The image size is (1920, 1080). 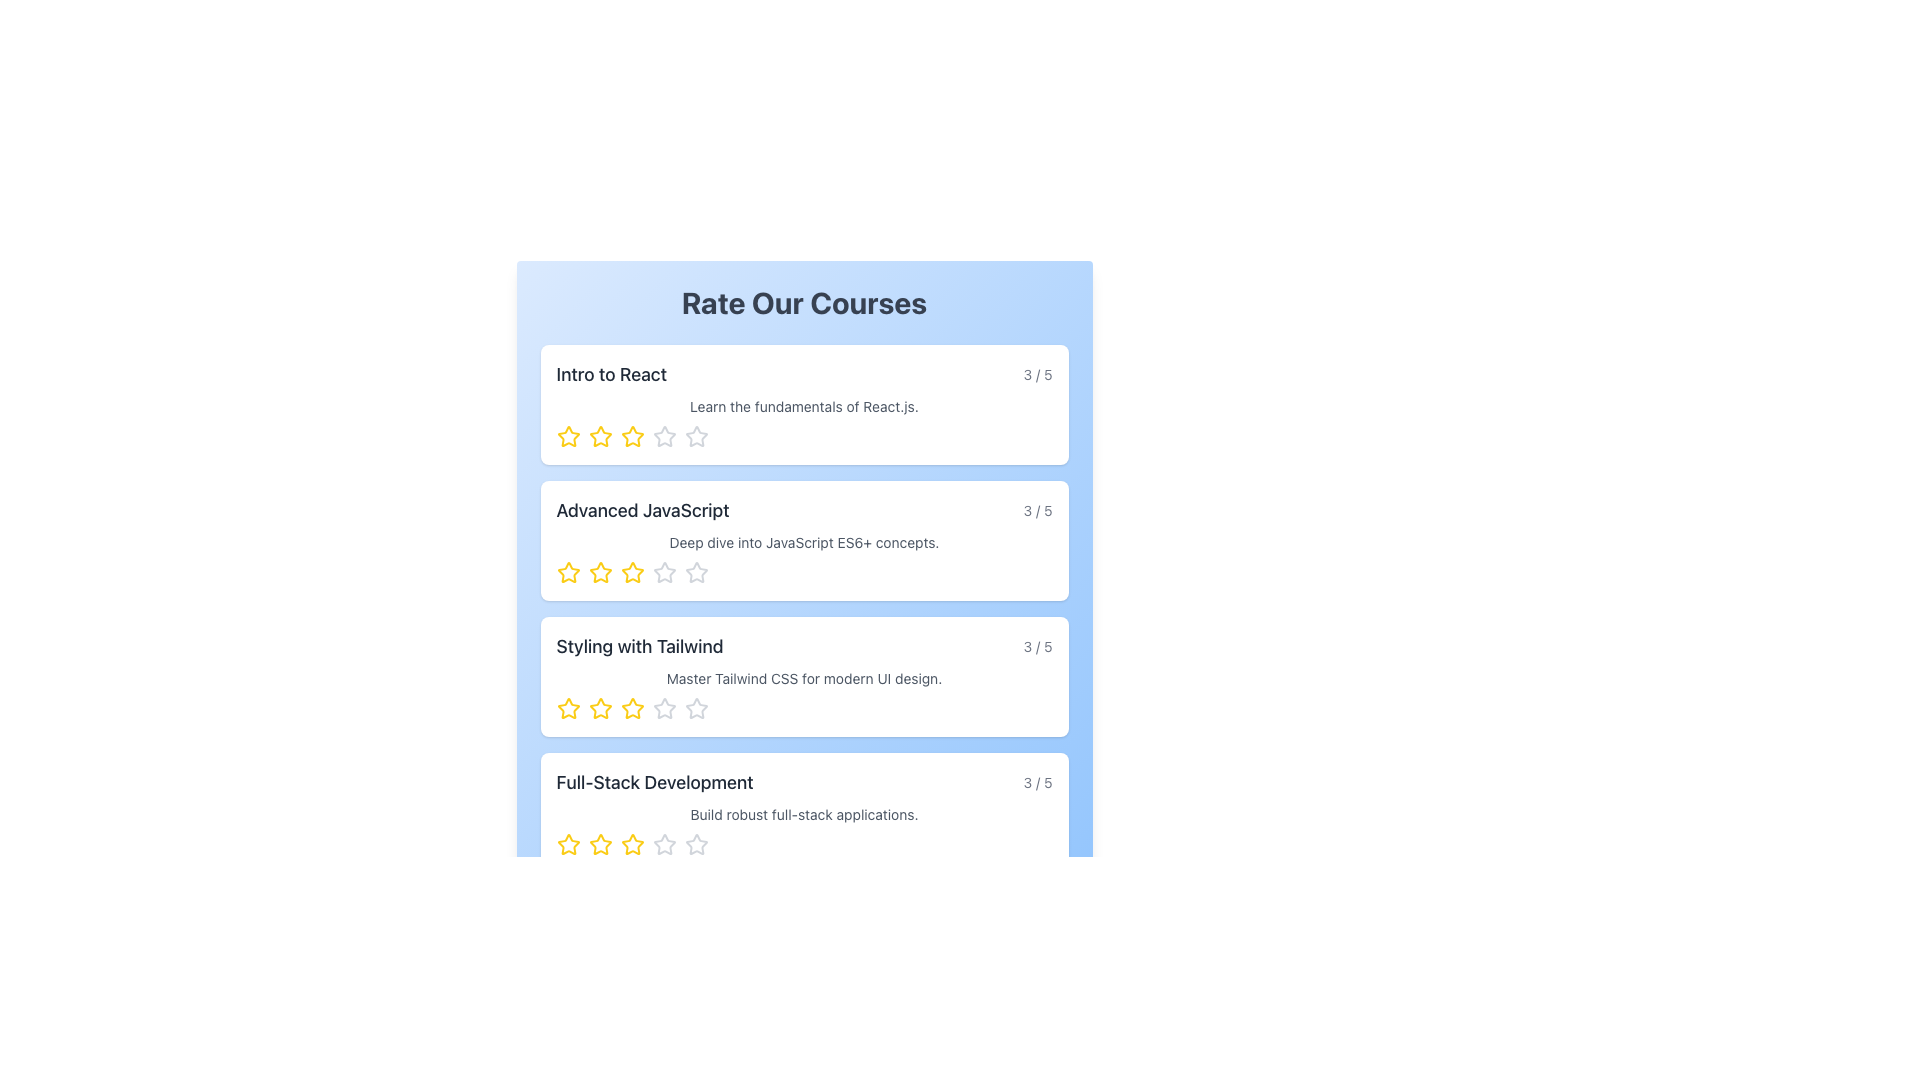 I want to click on the fourth star icon in the rating row under the 'Advanced JavaScript' course to rate it, so click(x=696, y=572).